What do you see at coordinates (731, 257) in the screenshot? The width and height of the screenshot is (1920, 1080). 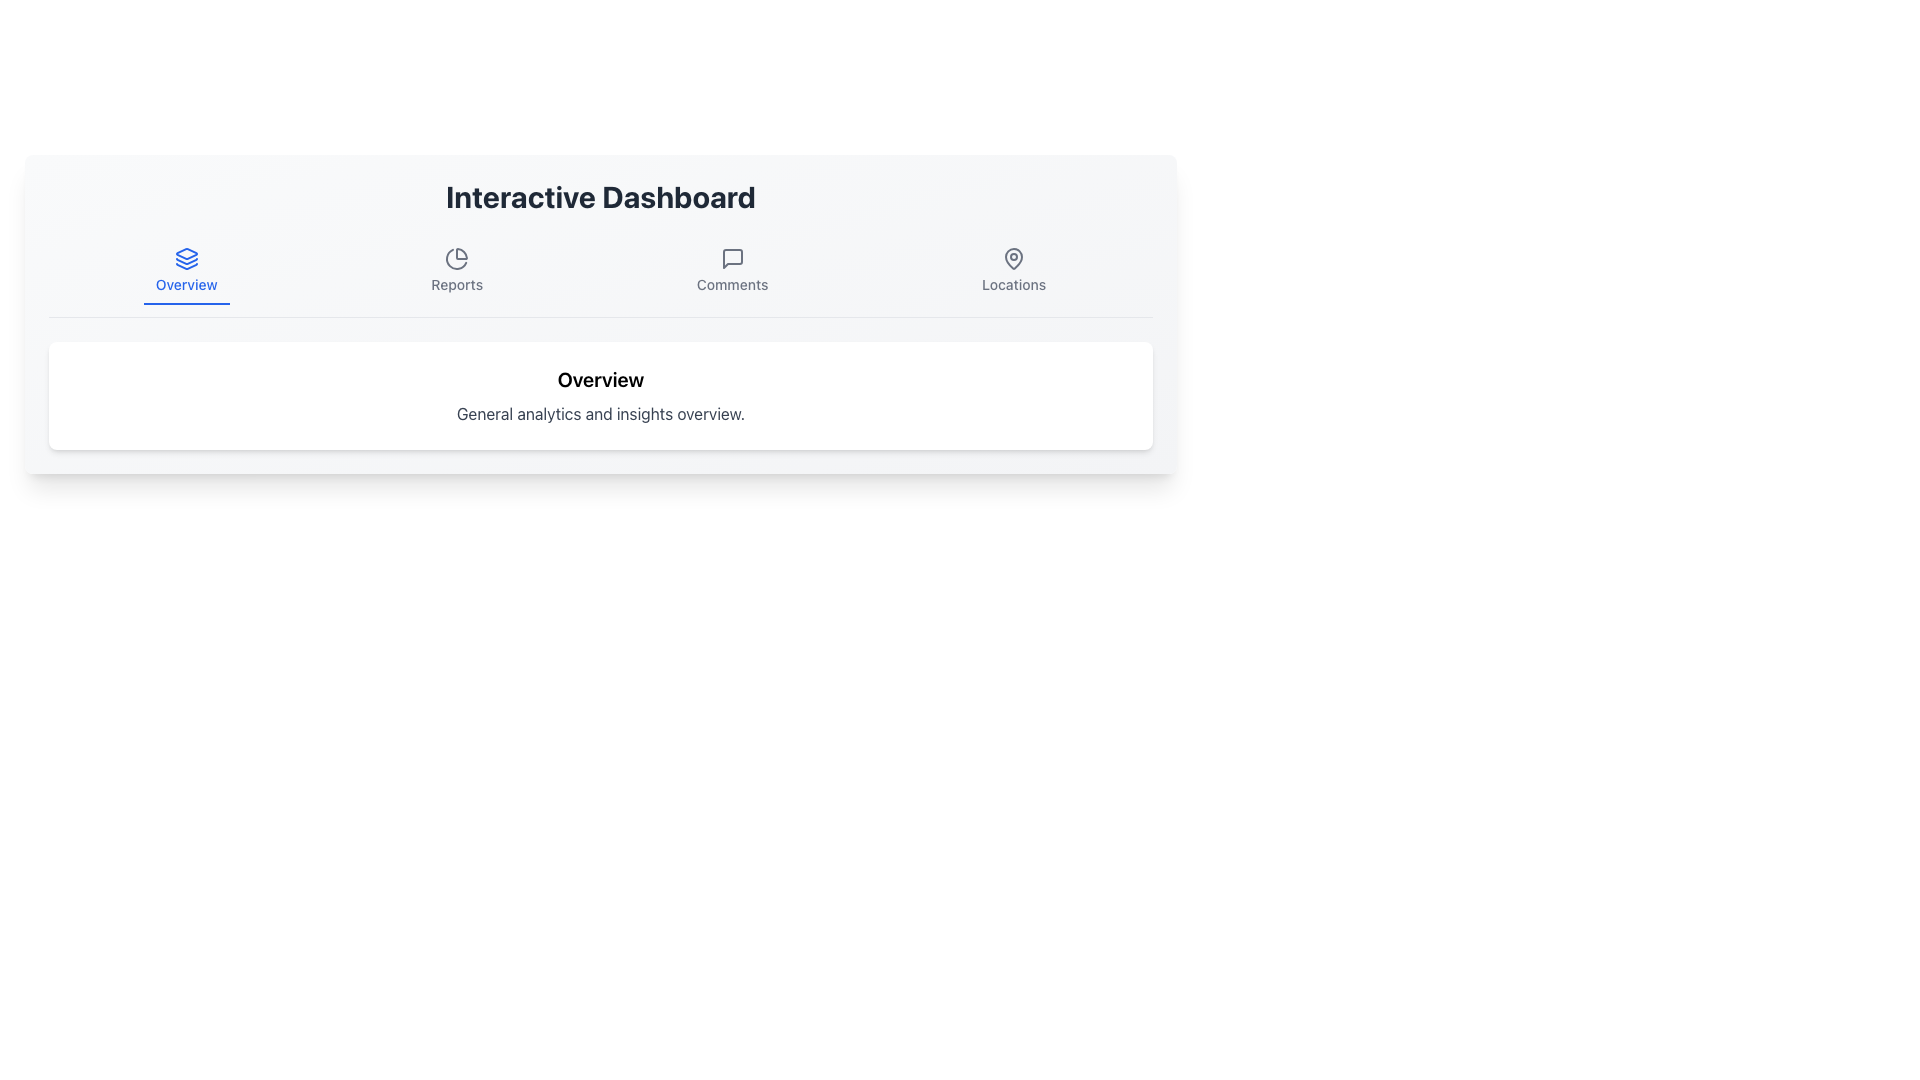 I see `the small comment icon styled as a squared speech bubble with a tail at the bottom left, located` at bounding box center [731, 257].